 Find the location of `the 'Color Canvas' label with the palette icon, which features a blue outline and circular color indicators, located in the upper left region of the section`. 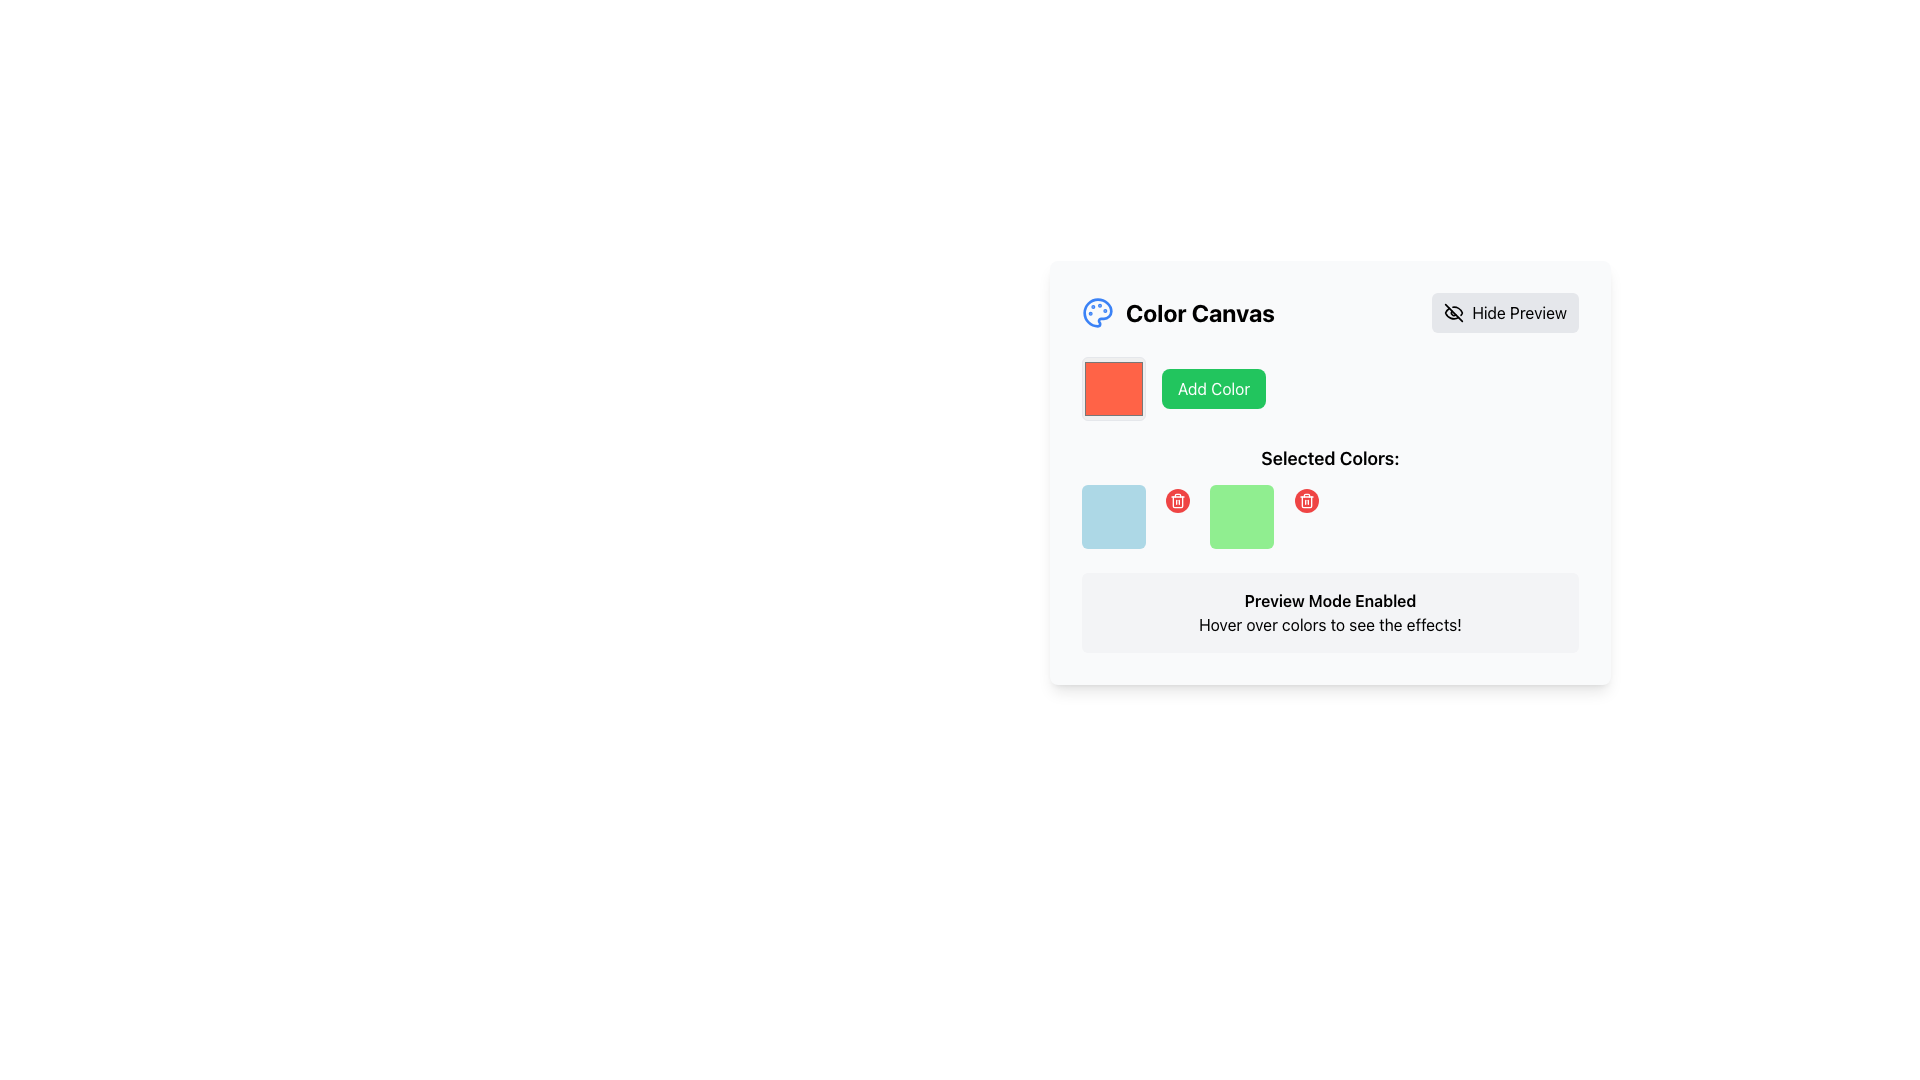

the 'Color Canvas' label with the palette icon, which features a blue outline and circular color indicators, located in the upper left region of the section is located at coordinates (1178, 312).